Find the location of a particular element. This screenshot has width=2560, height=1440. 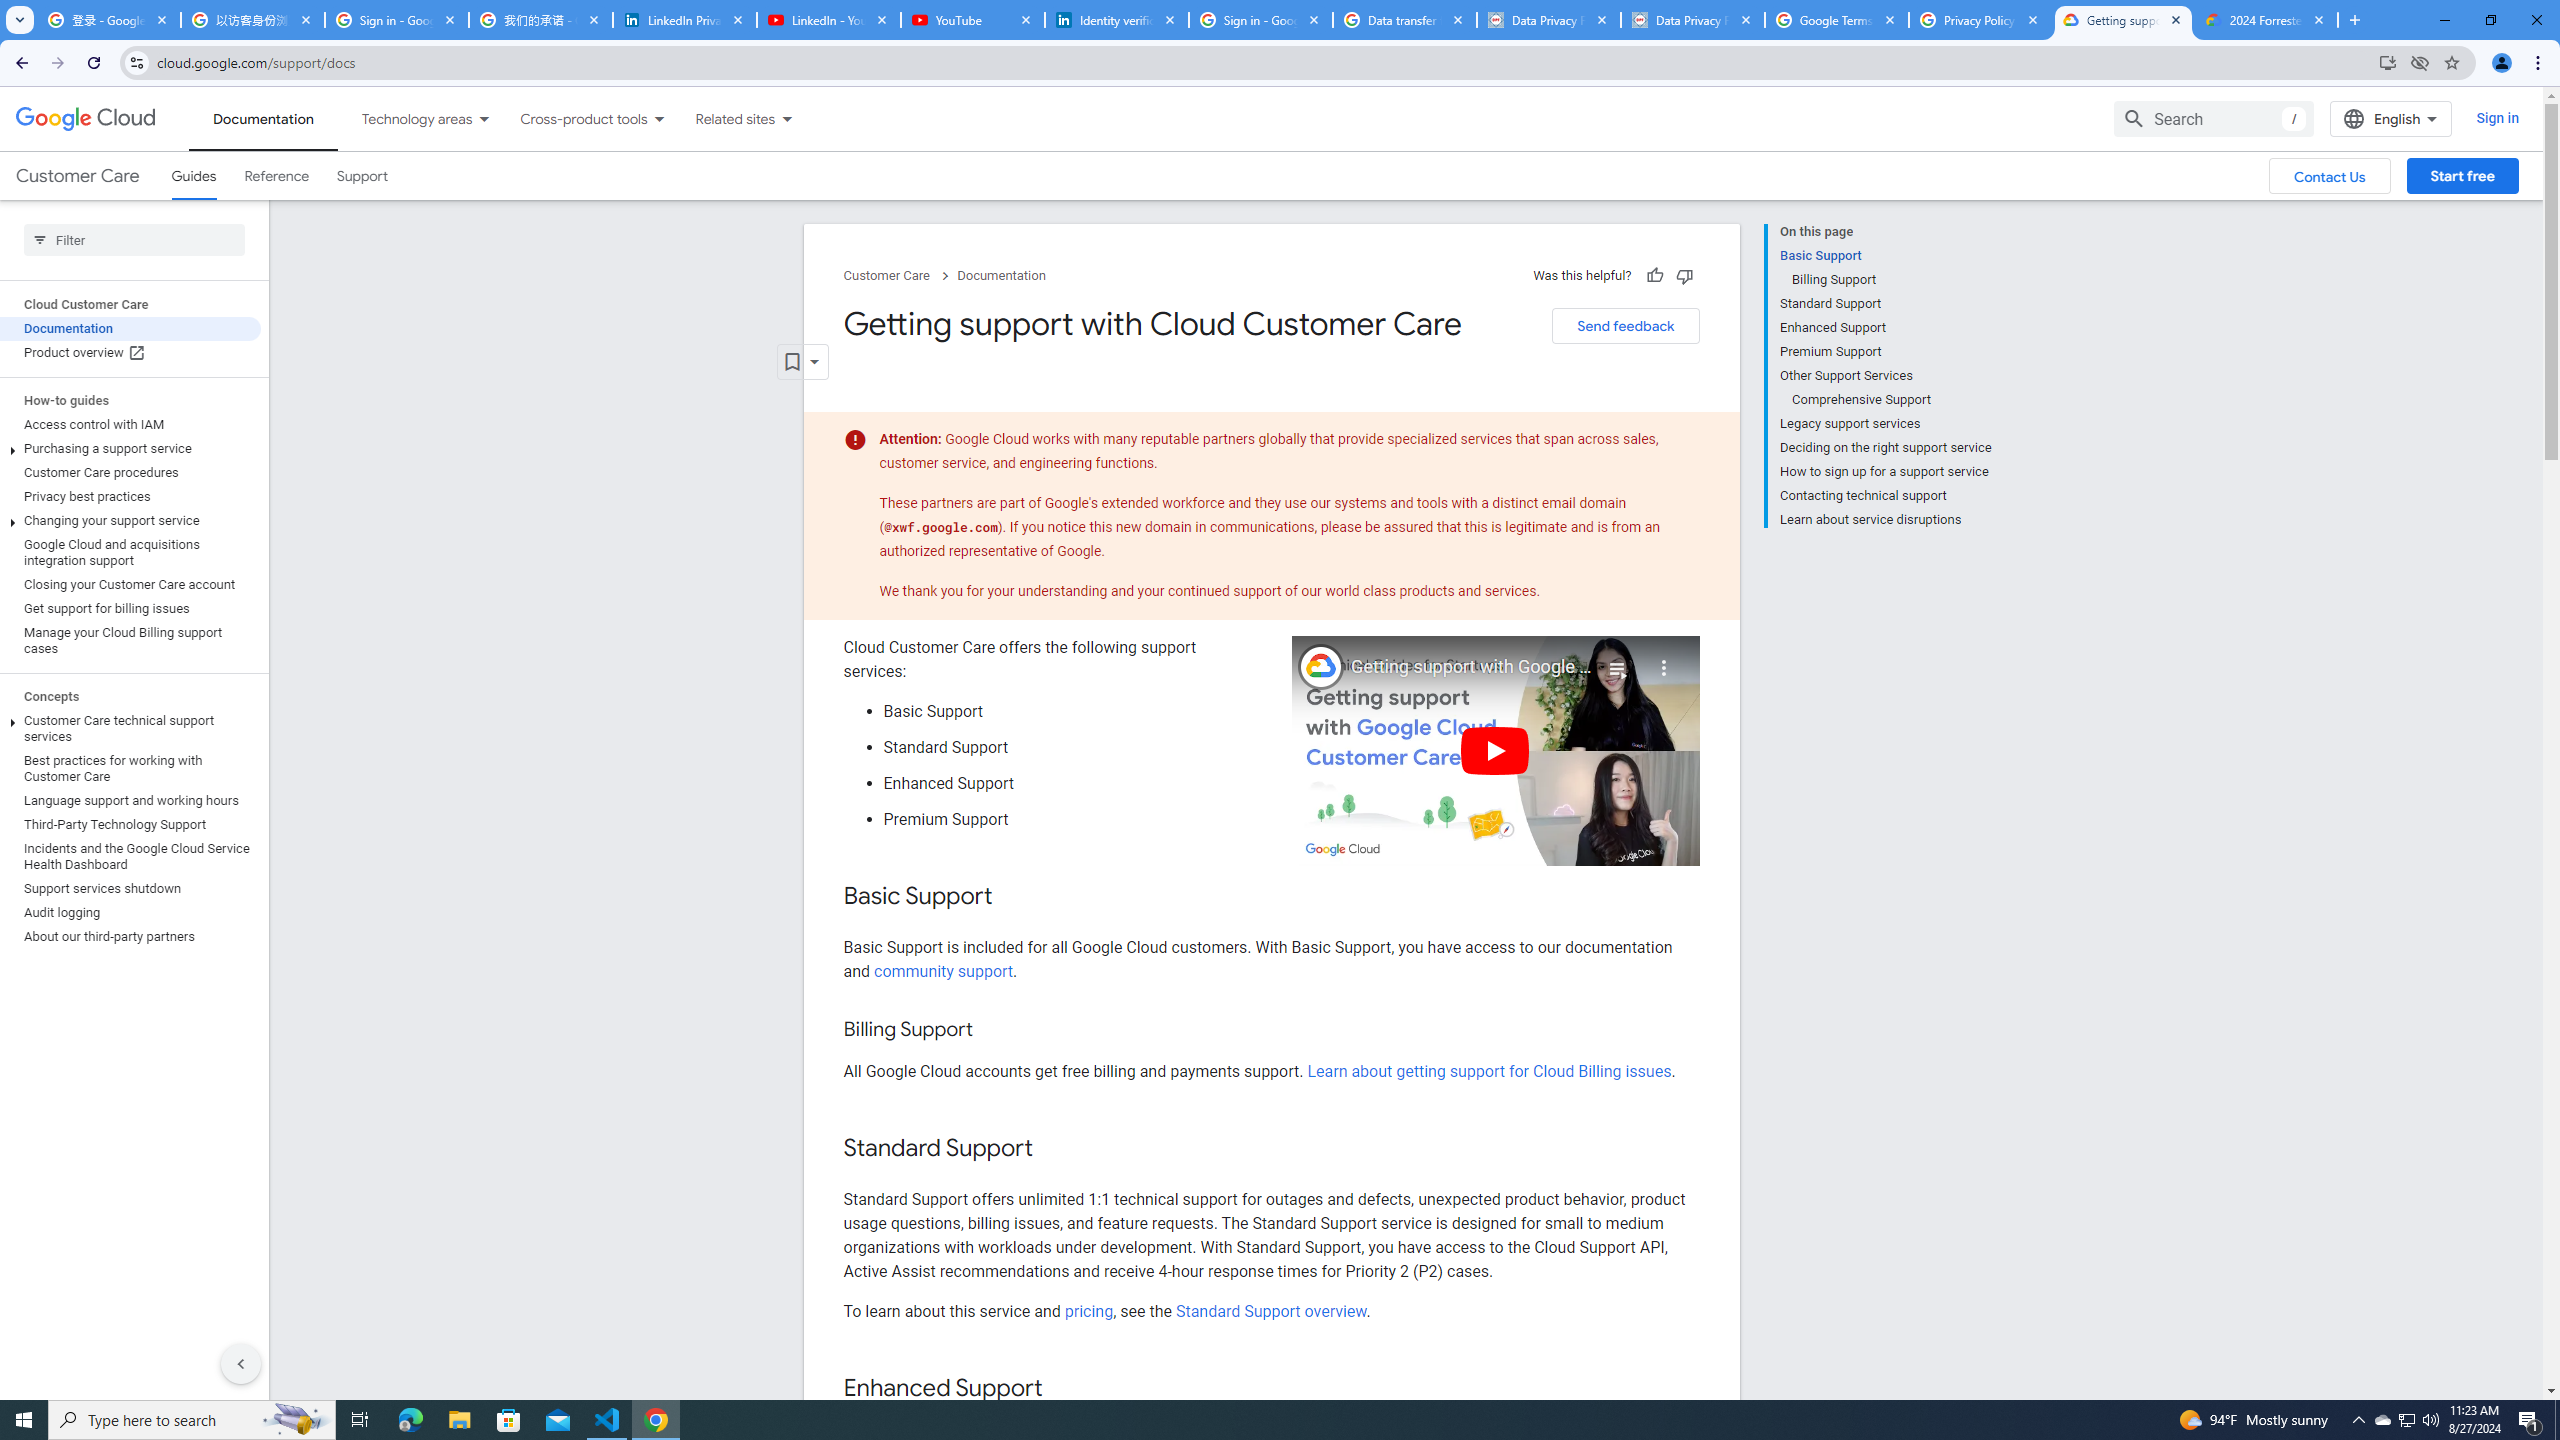

'Legacy support services' is located at coordinates (1884, 424).